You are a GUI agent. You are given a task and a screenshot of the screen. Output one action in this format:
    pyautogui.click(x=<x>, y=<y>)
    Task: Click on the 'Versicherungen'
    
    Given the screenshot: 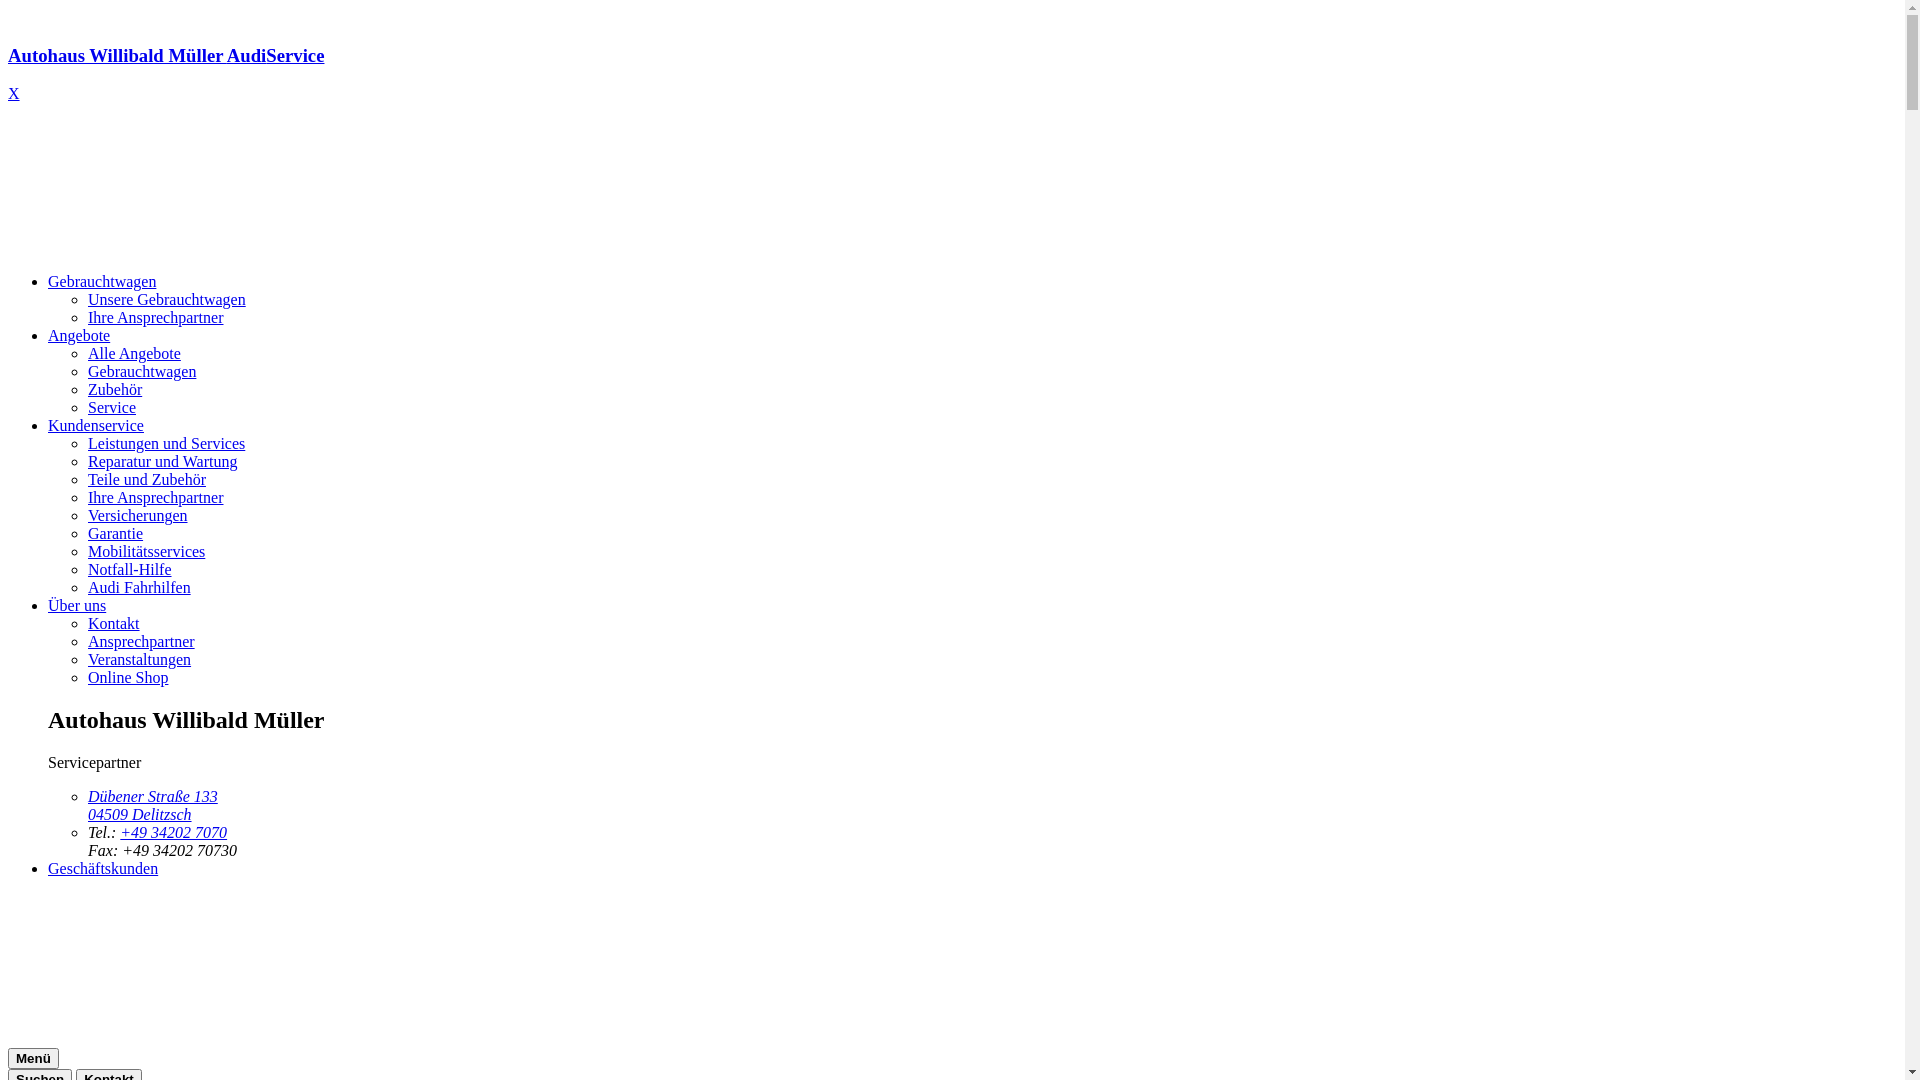 What is the action you would take?
    pyautogui.click(x=86, y=514)
    